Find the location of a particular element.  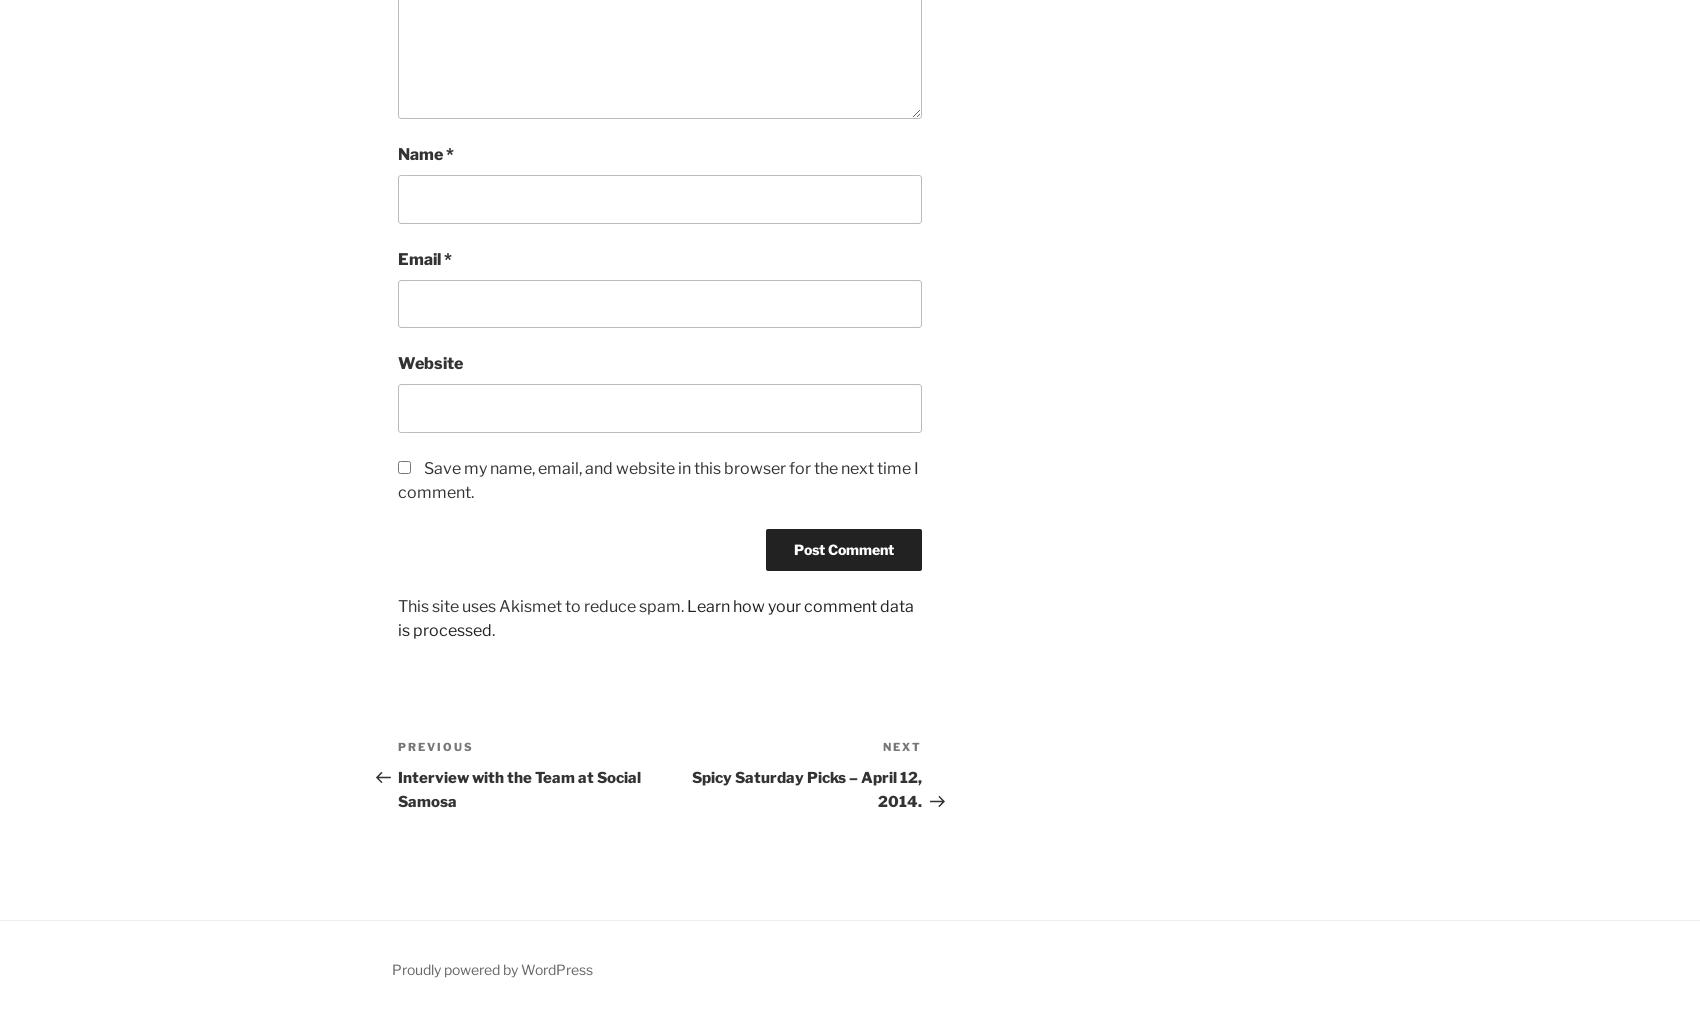

'Previous' is located at coordinates (436, 745).